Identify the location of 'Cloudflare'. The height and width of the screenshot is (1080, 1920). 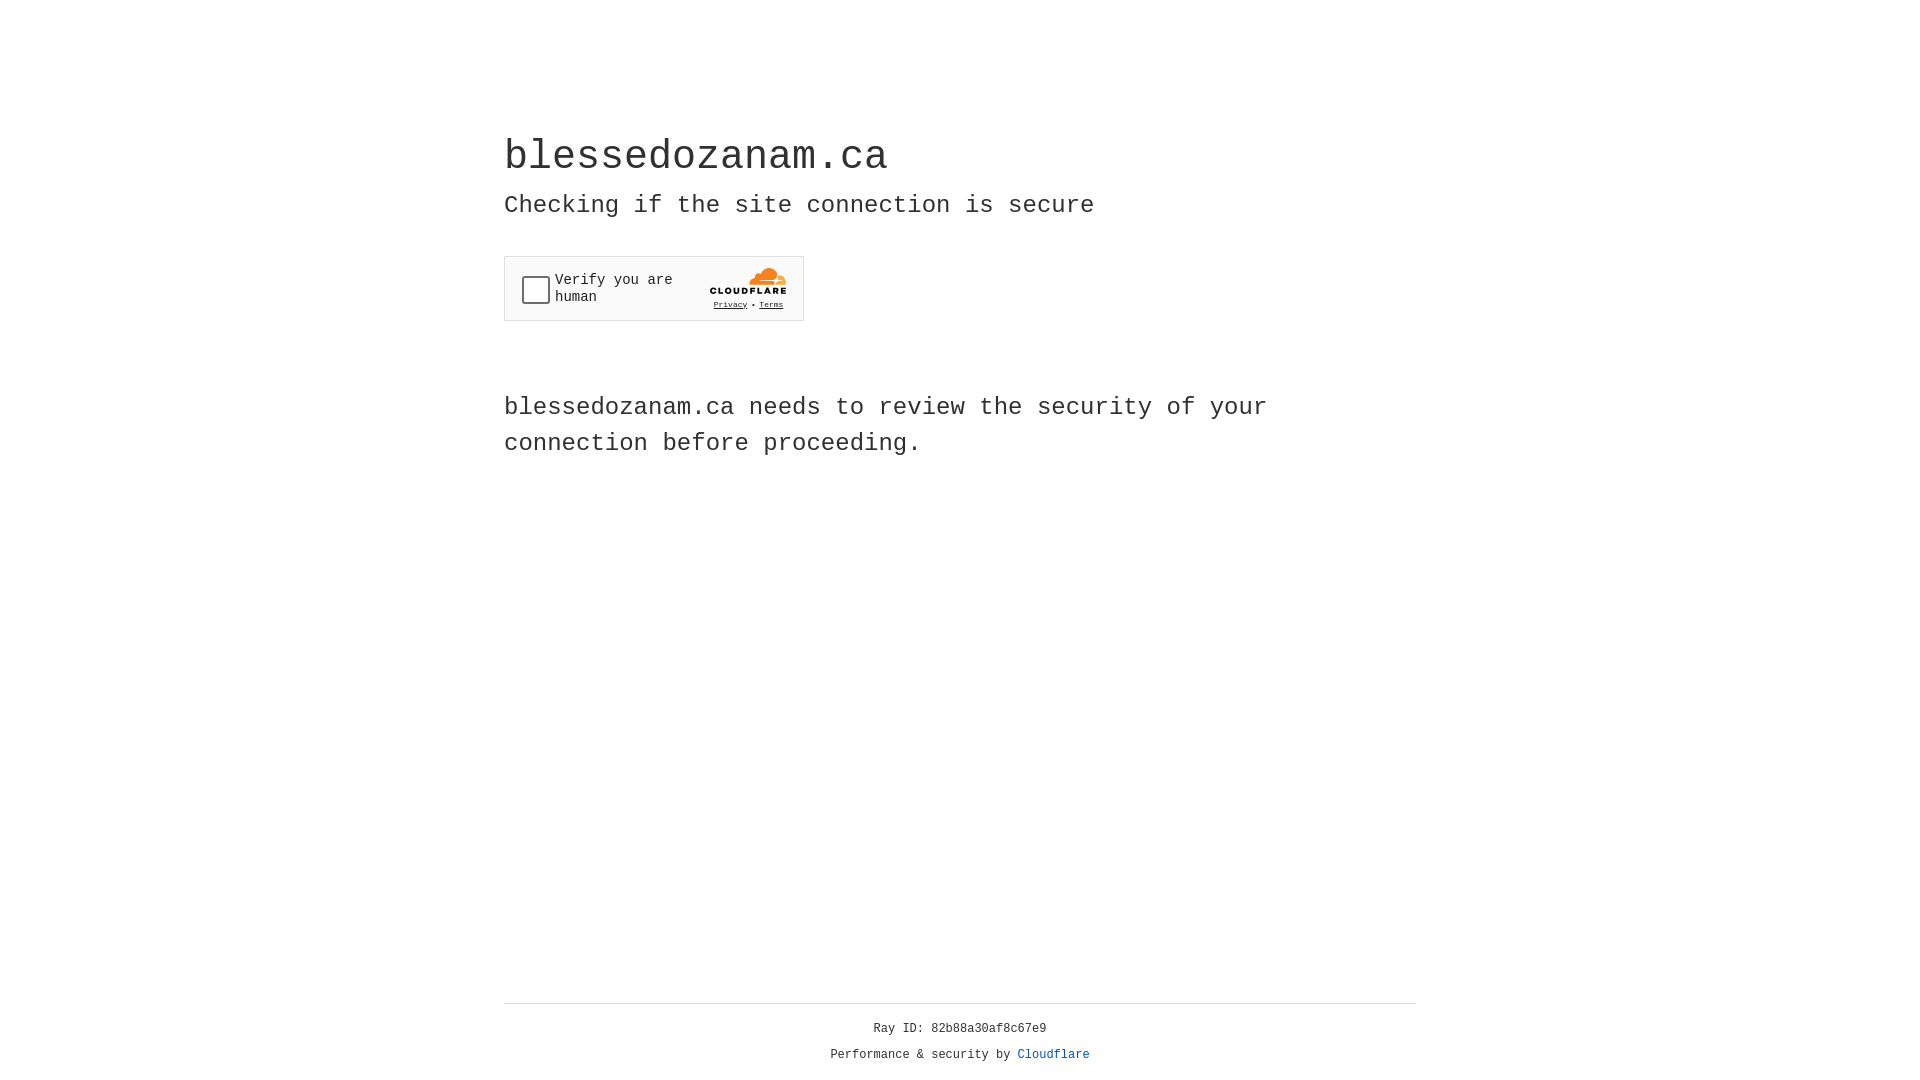
(1053, 1054).